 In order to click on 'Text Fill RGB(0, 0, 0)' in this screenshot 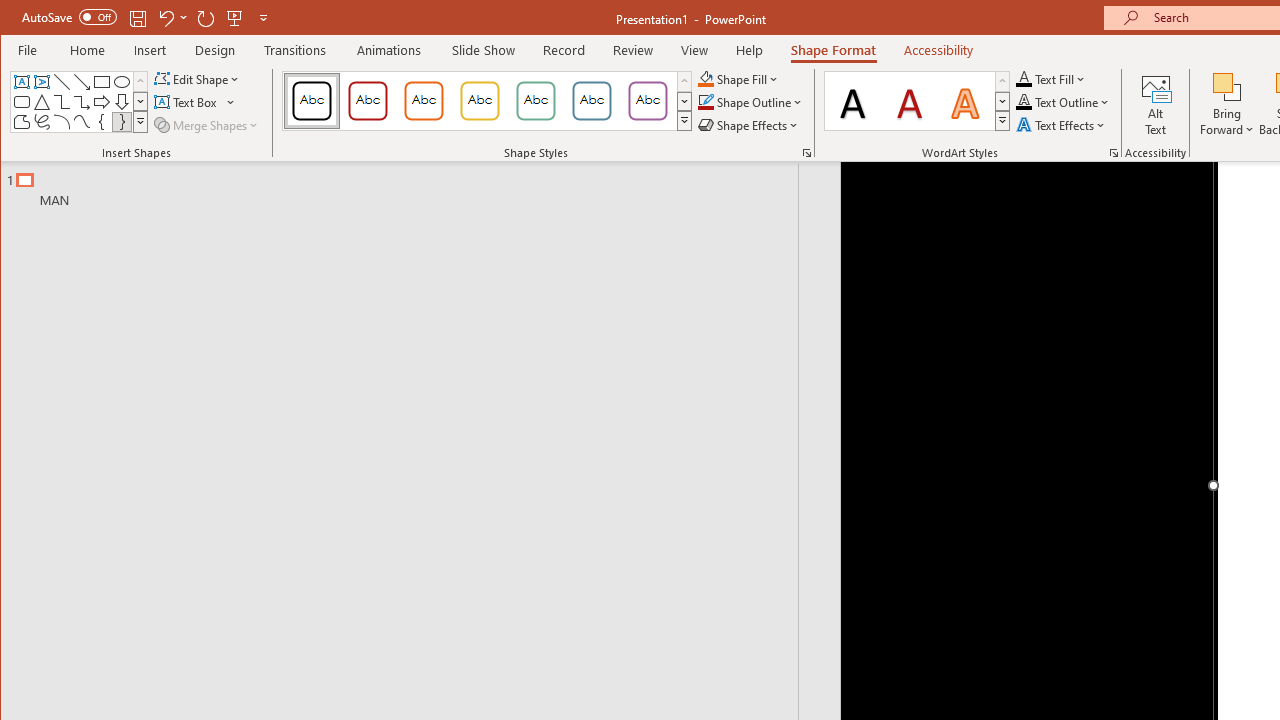, I will do `click(1024, 78)`.